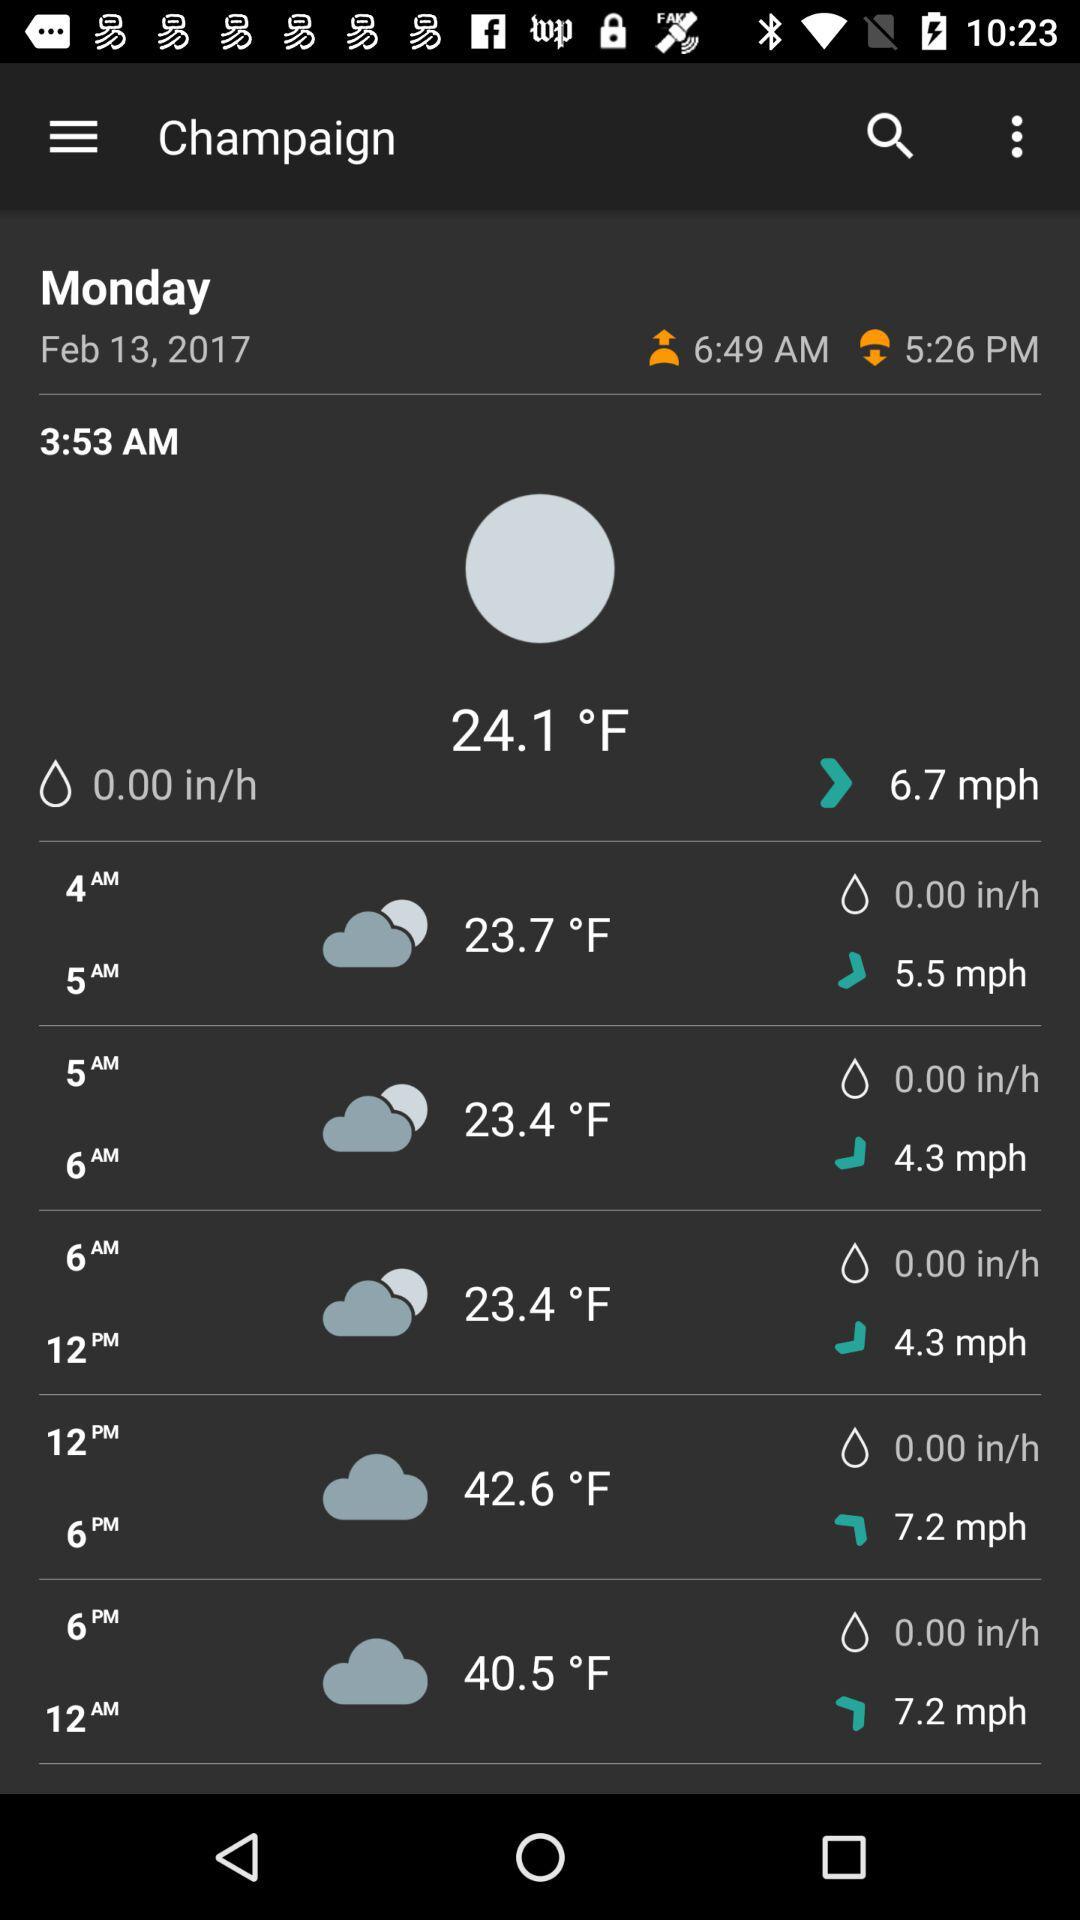 The image size is (1080, 1920). What do you see at coordinates (72, 135) in the screenshot?
I see `setting button` at bounding box center [72, 135].